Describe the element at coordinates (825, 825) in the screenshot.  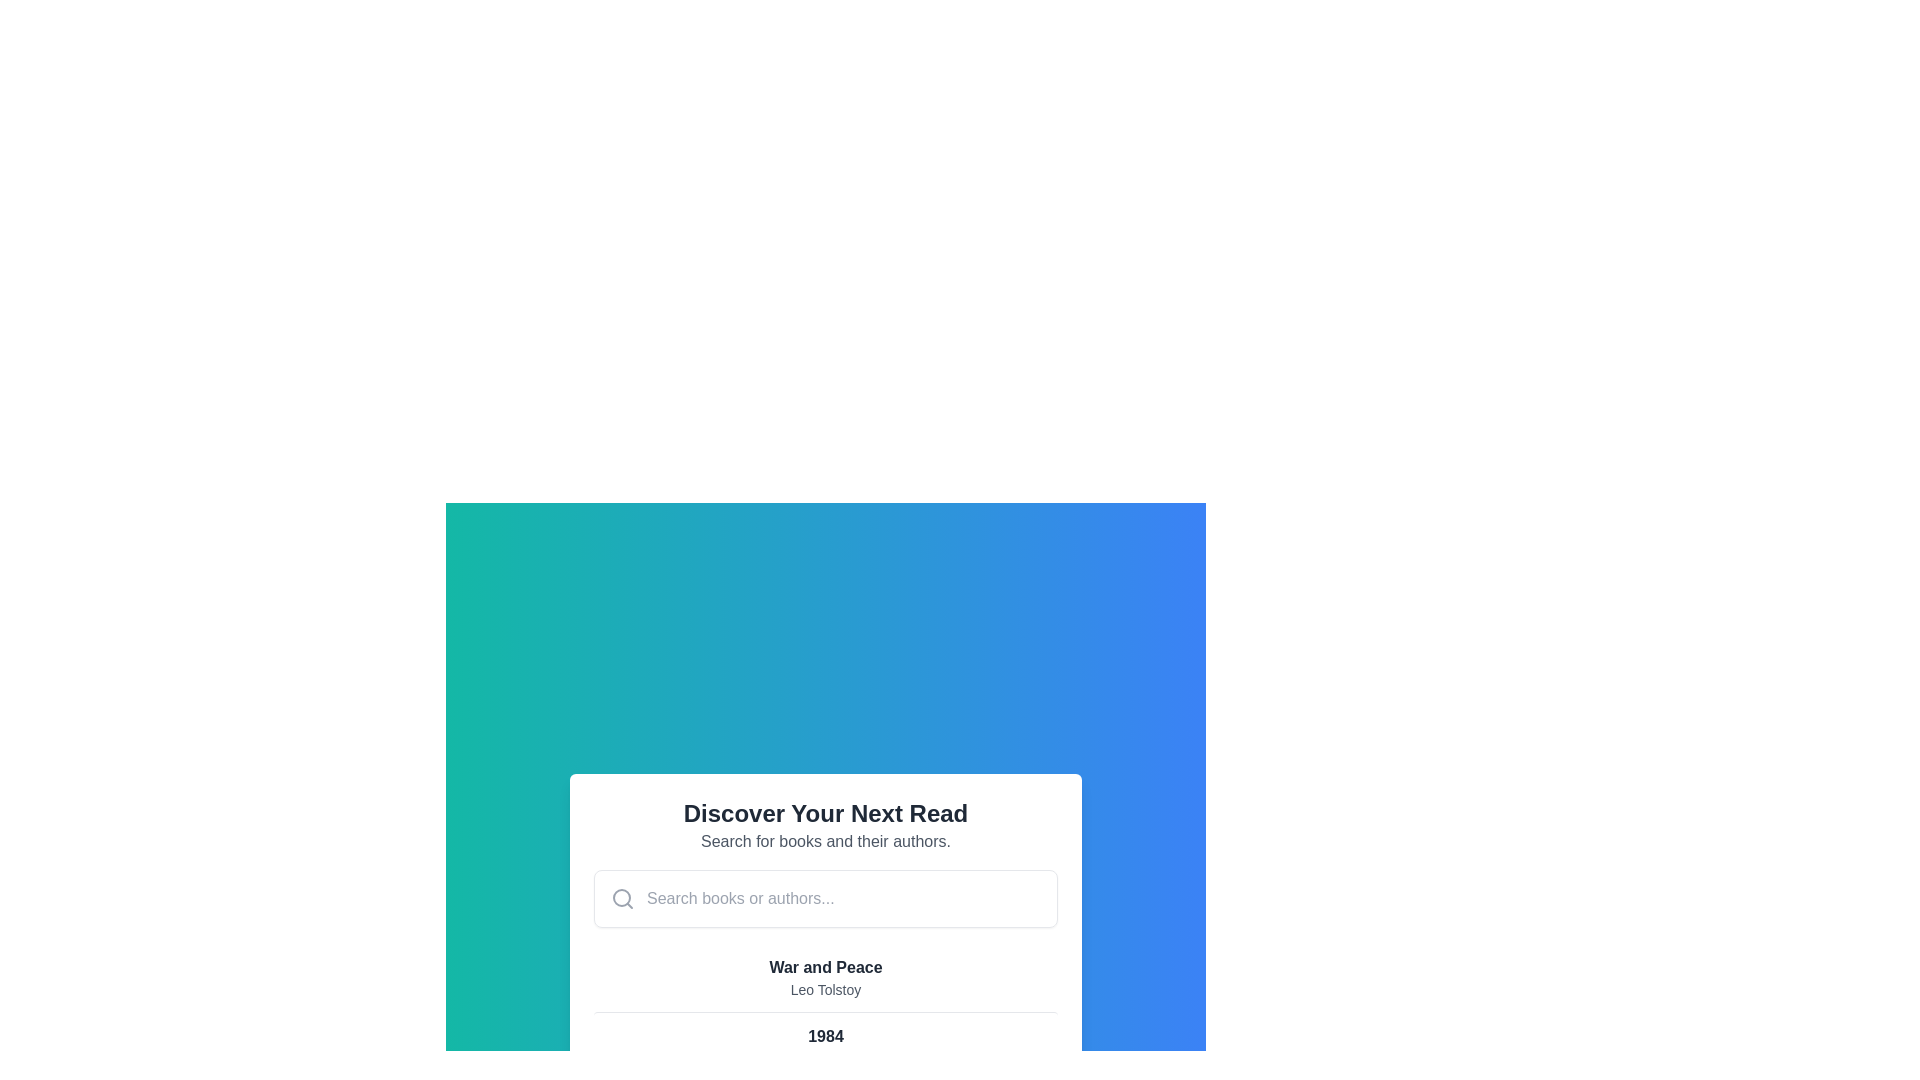
I see `the header element displaying 'Discover Your Next Read' and its subheading 'Search for books and their authors'` at that location.